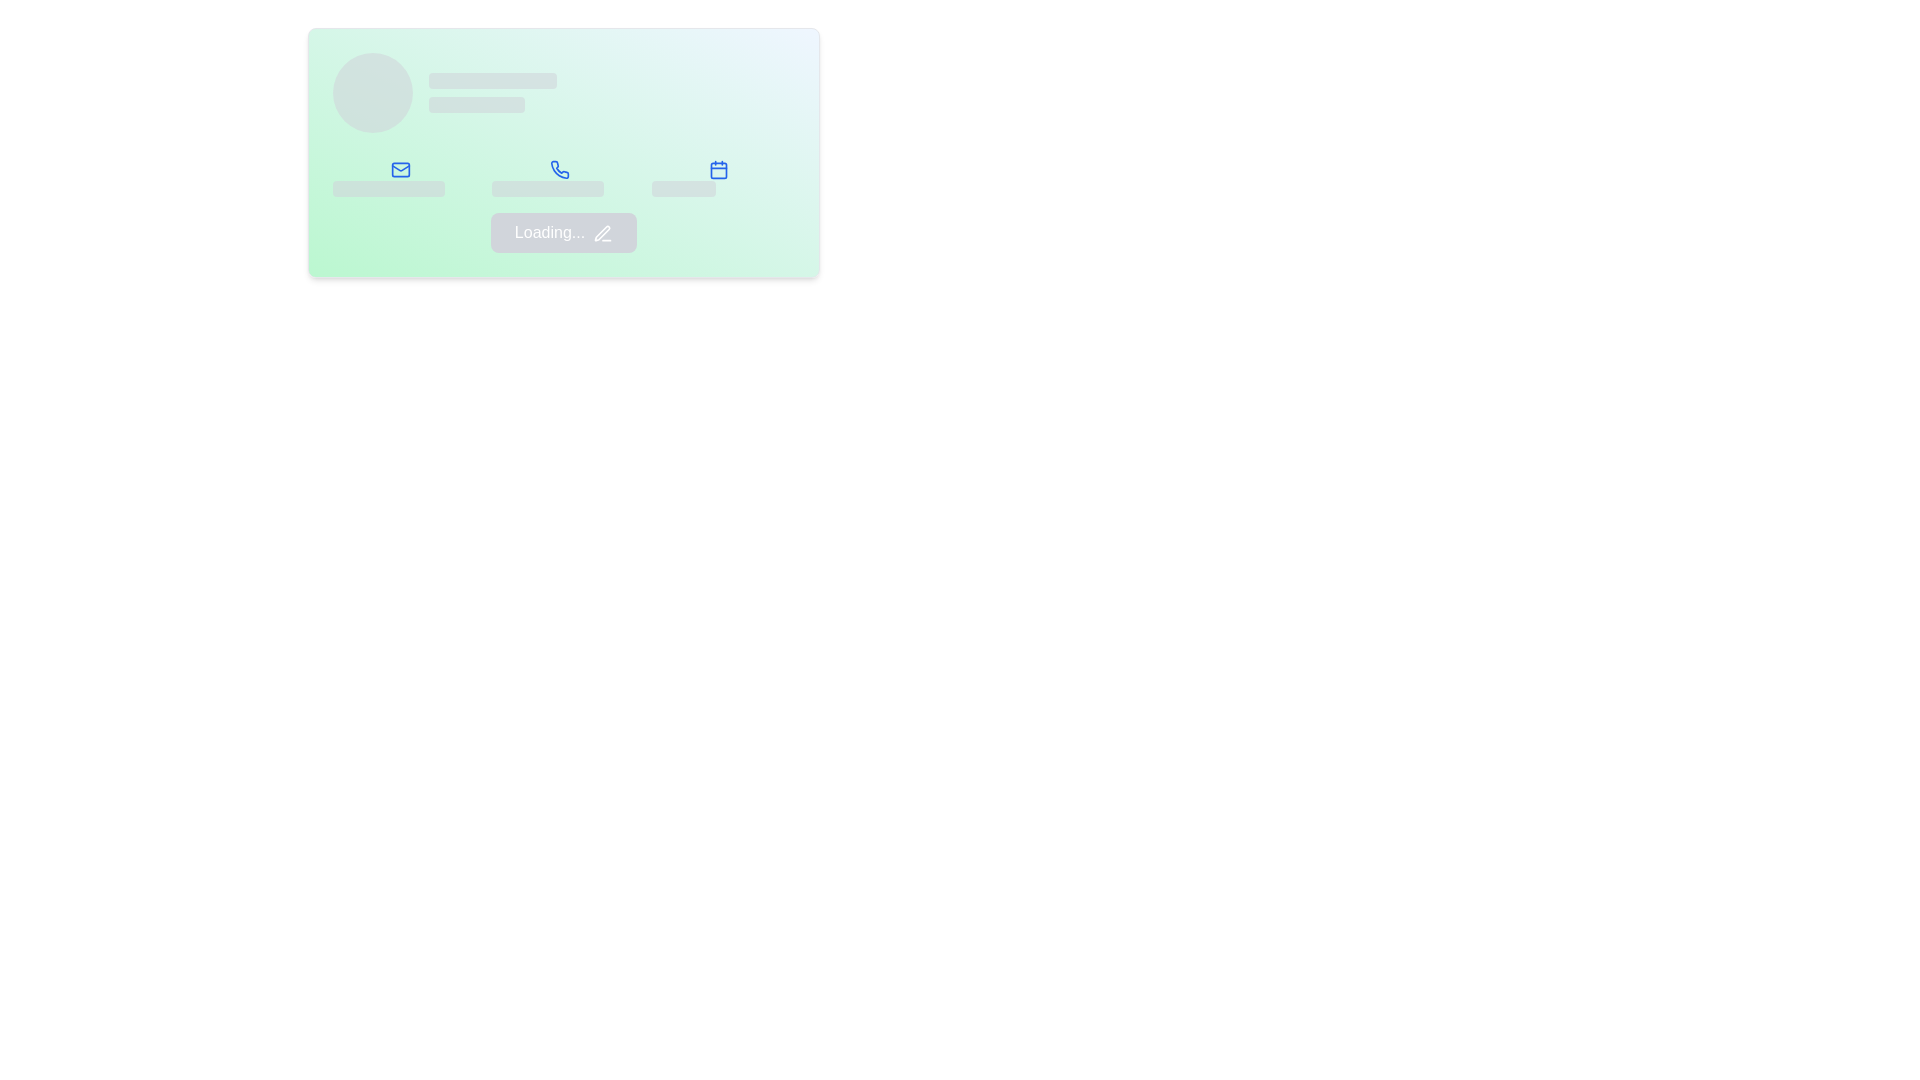 The width and height of the screenshot is (1920, 1080). I want to click on the internal rectangular area with rounded corners within the calendar icon located in the top-right region of the interface, so click(719, 169).